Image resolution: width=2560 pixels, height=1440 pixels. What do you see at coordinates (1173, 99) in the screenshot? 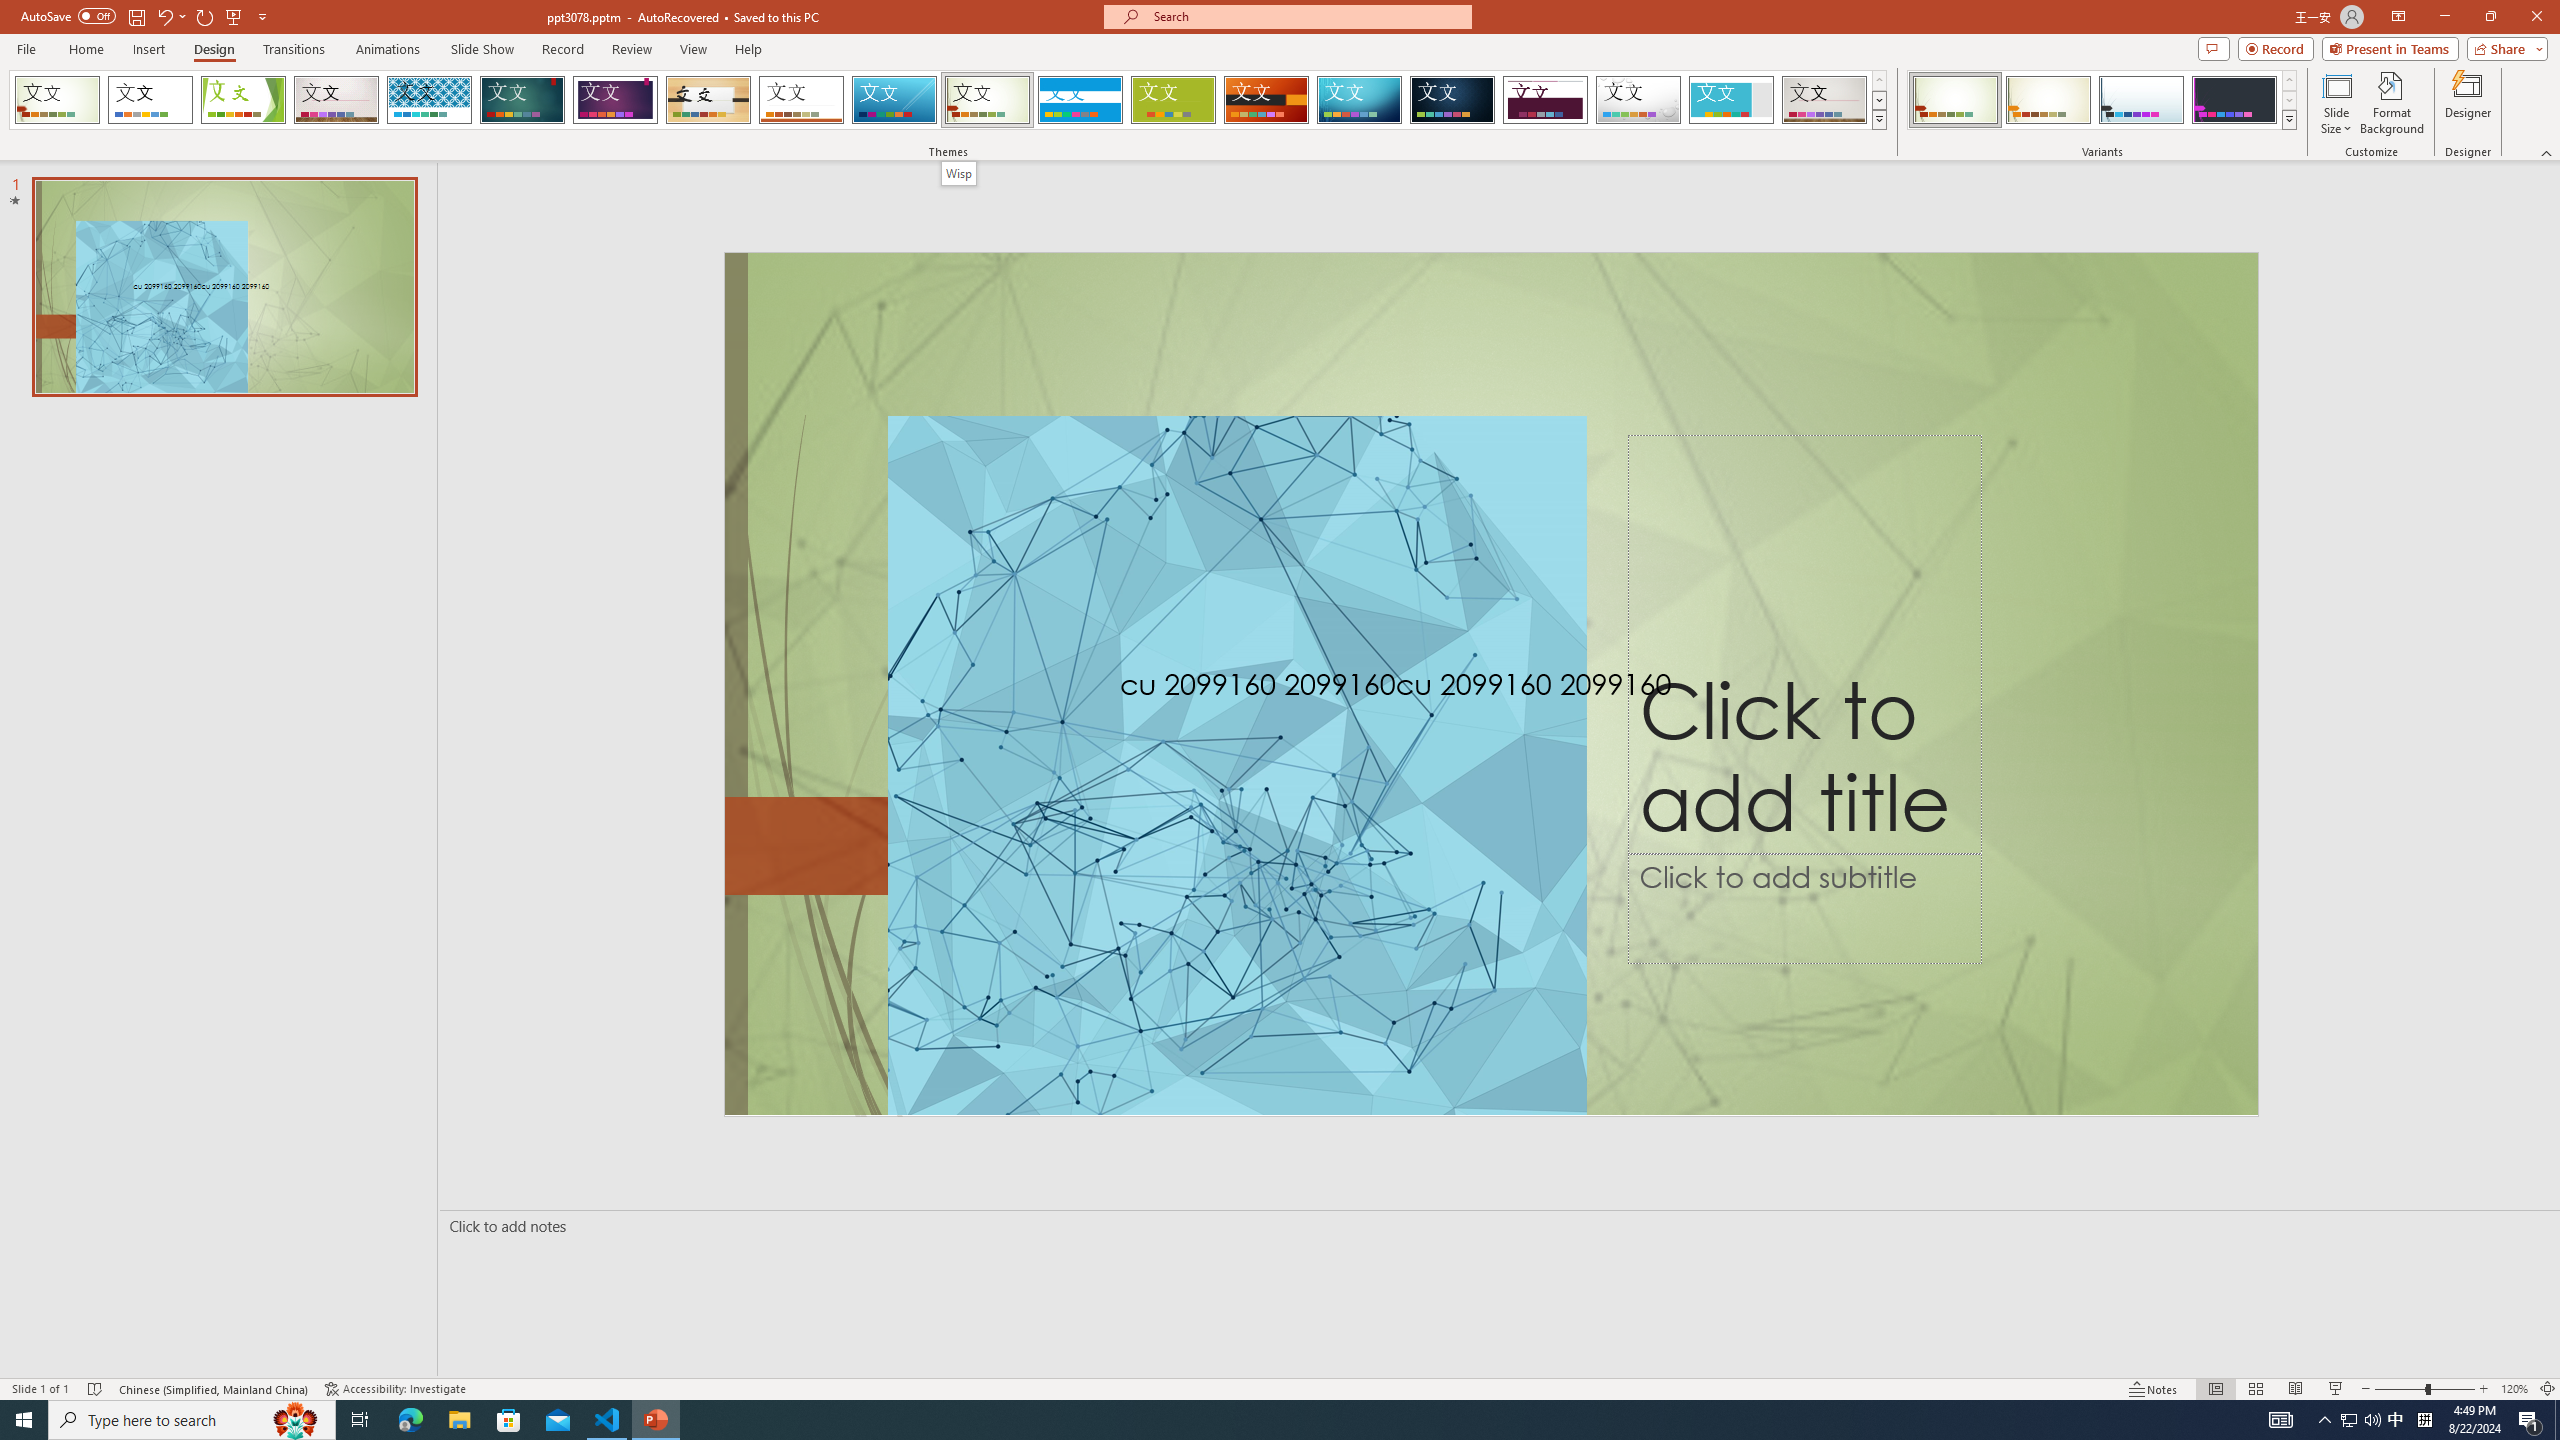
I see `'Basis Loading Preview...'` at bounding box center [1173, 99].